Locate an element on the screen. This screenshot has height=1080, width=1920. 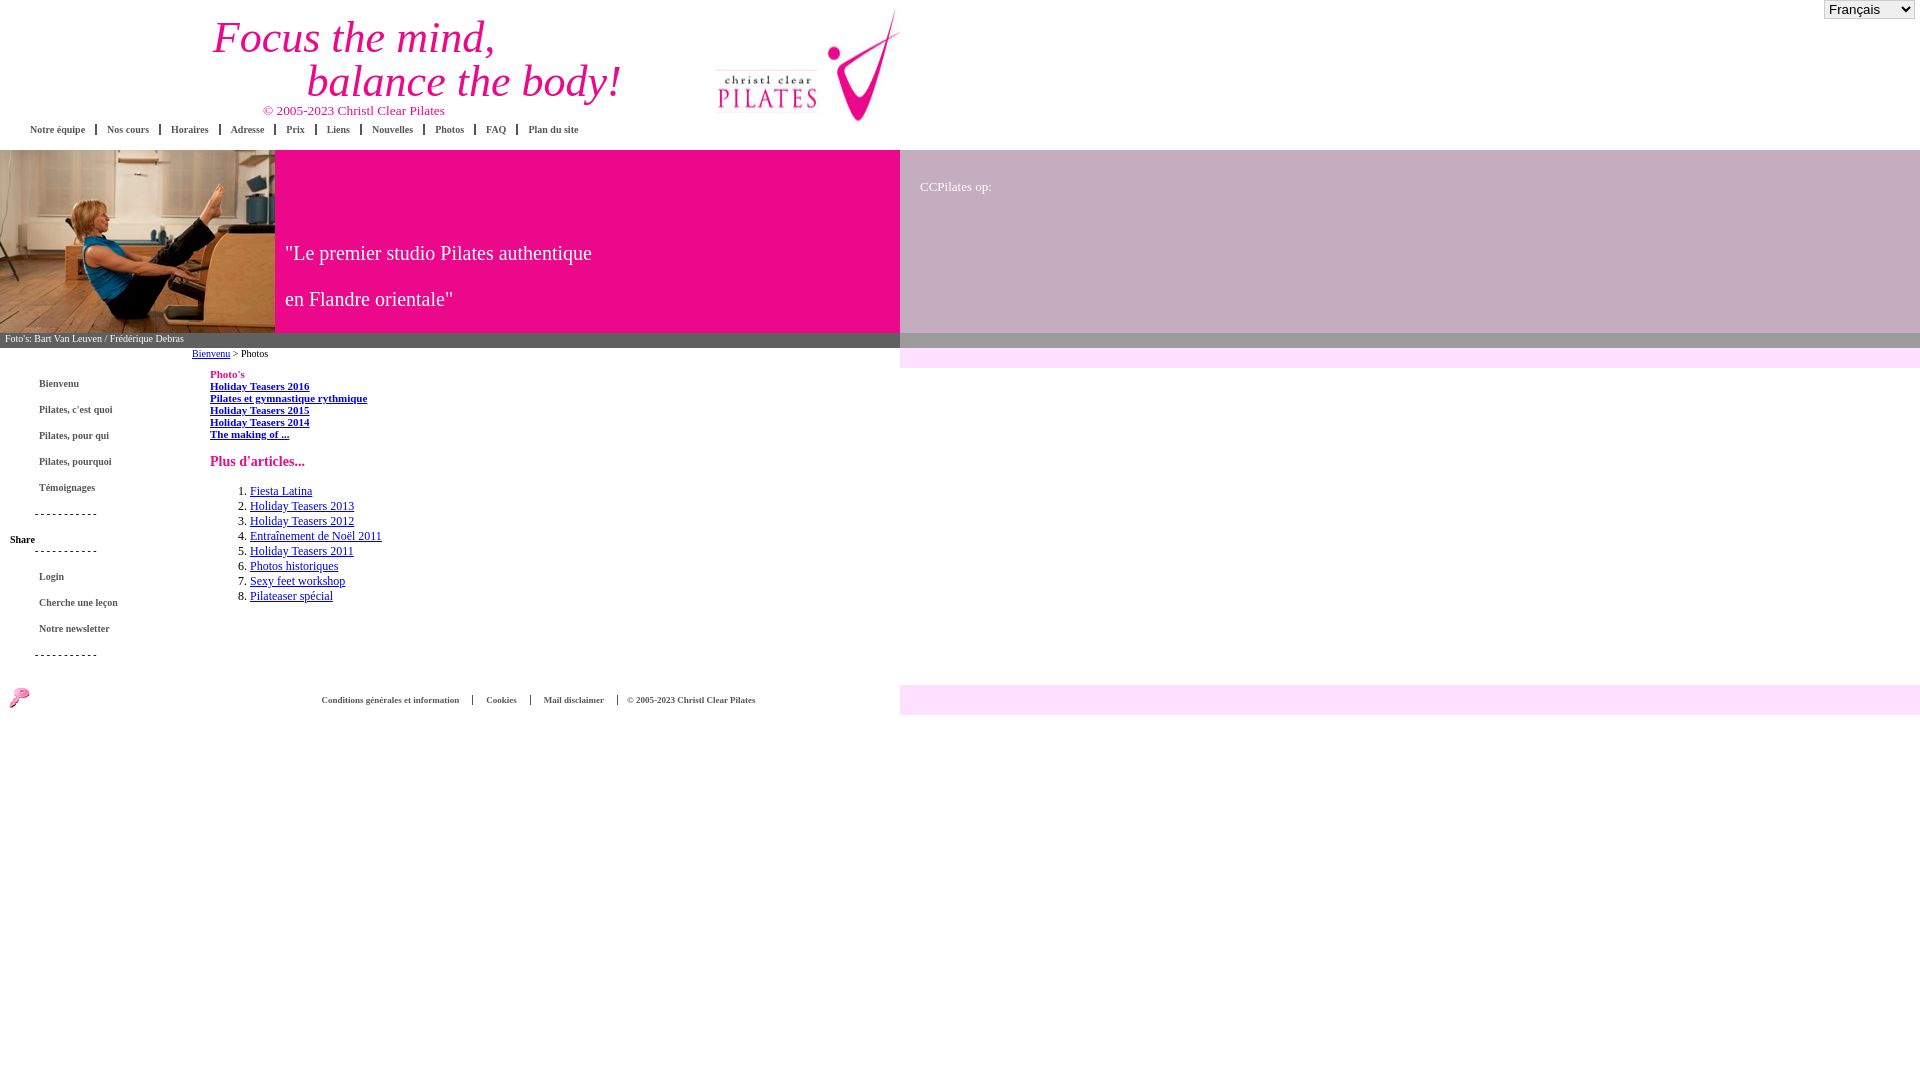
'Holiday Teasers 2014' is located at coordinates (258, 420).